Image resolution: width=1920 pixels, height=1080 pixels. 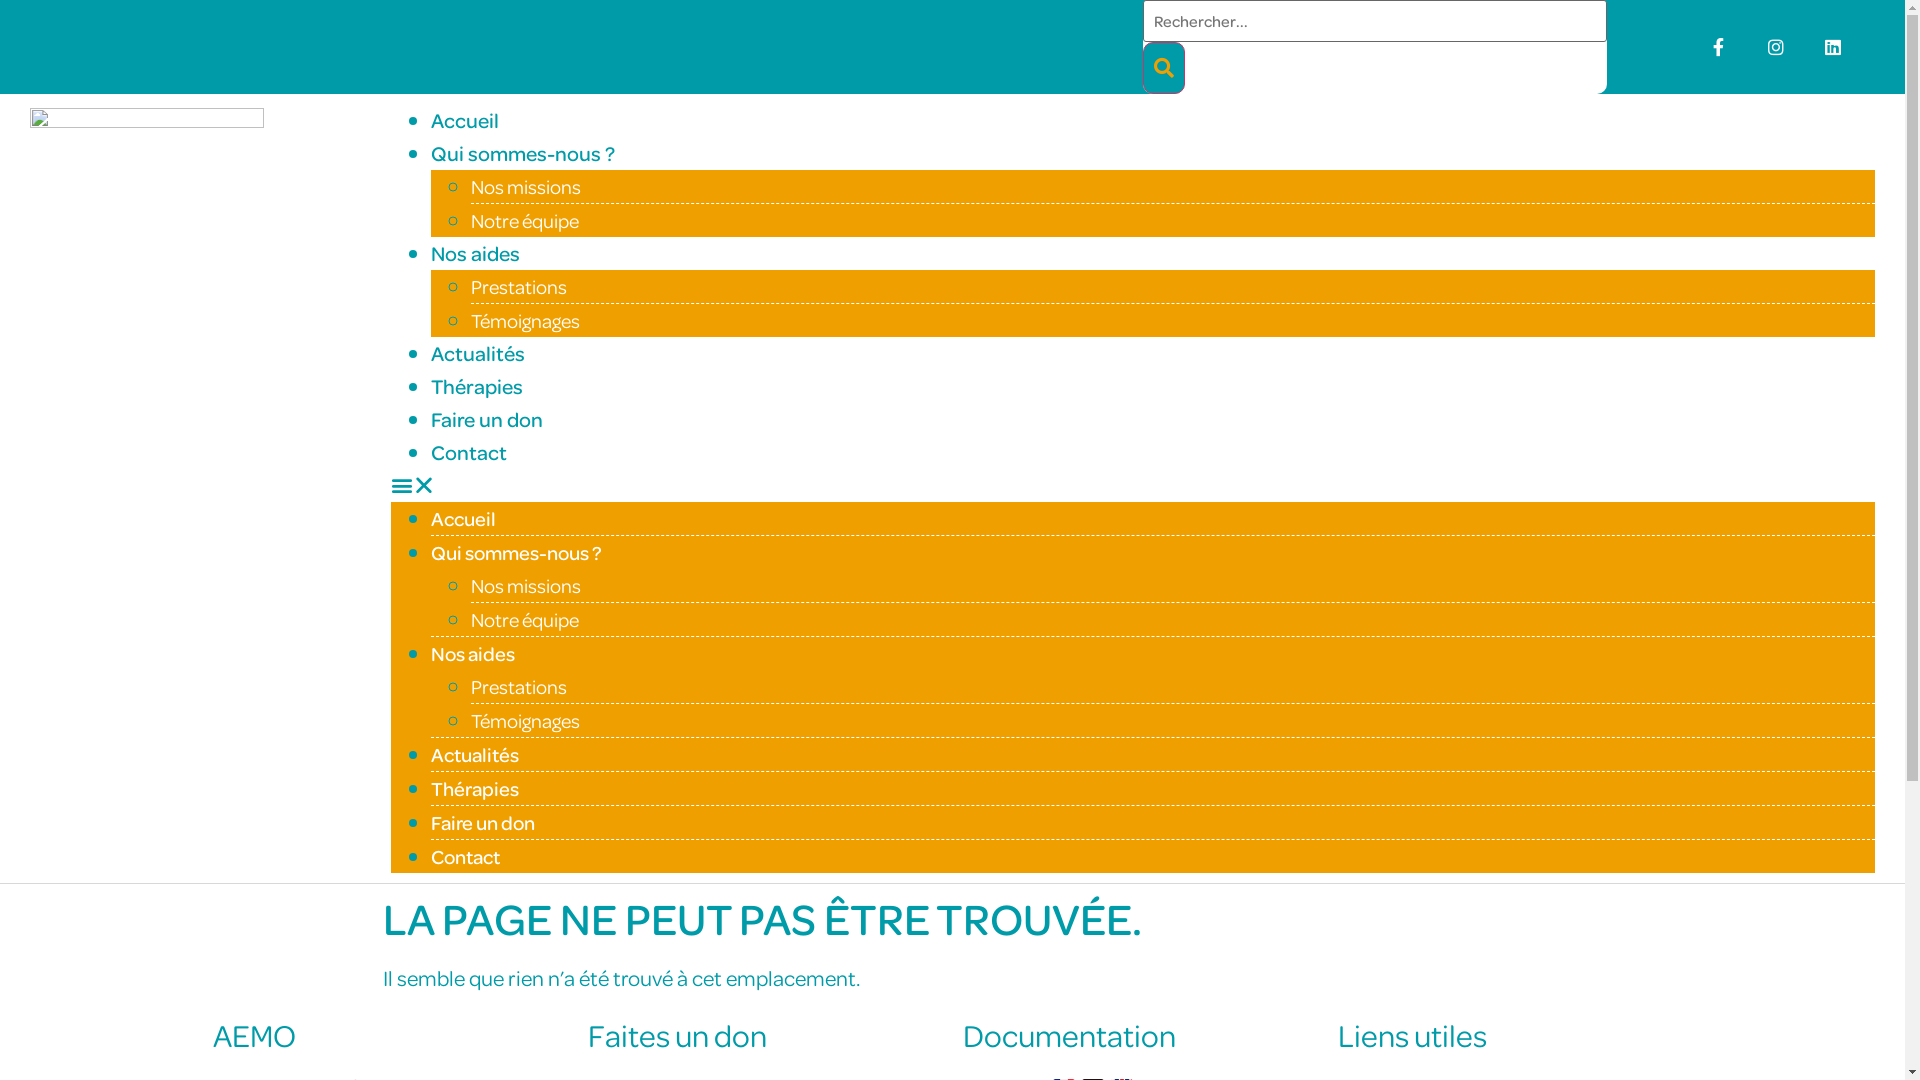 What do you see at coordinates (430, 552) in the screenshot?
I see `'Qui sommes-nous ?'` at bounding box center [430, 552].